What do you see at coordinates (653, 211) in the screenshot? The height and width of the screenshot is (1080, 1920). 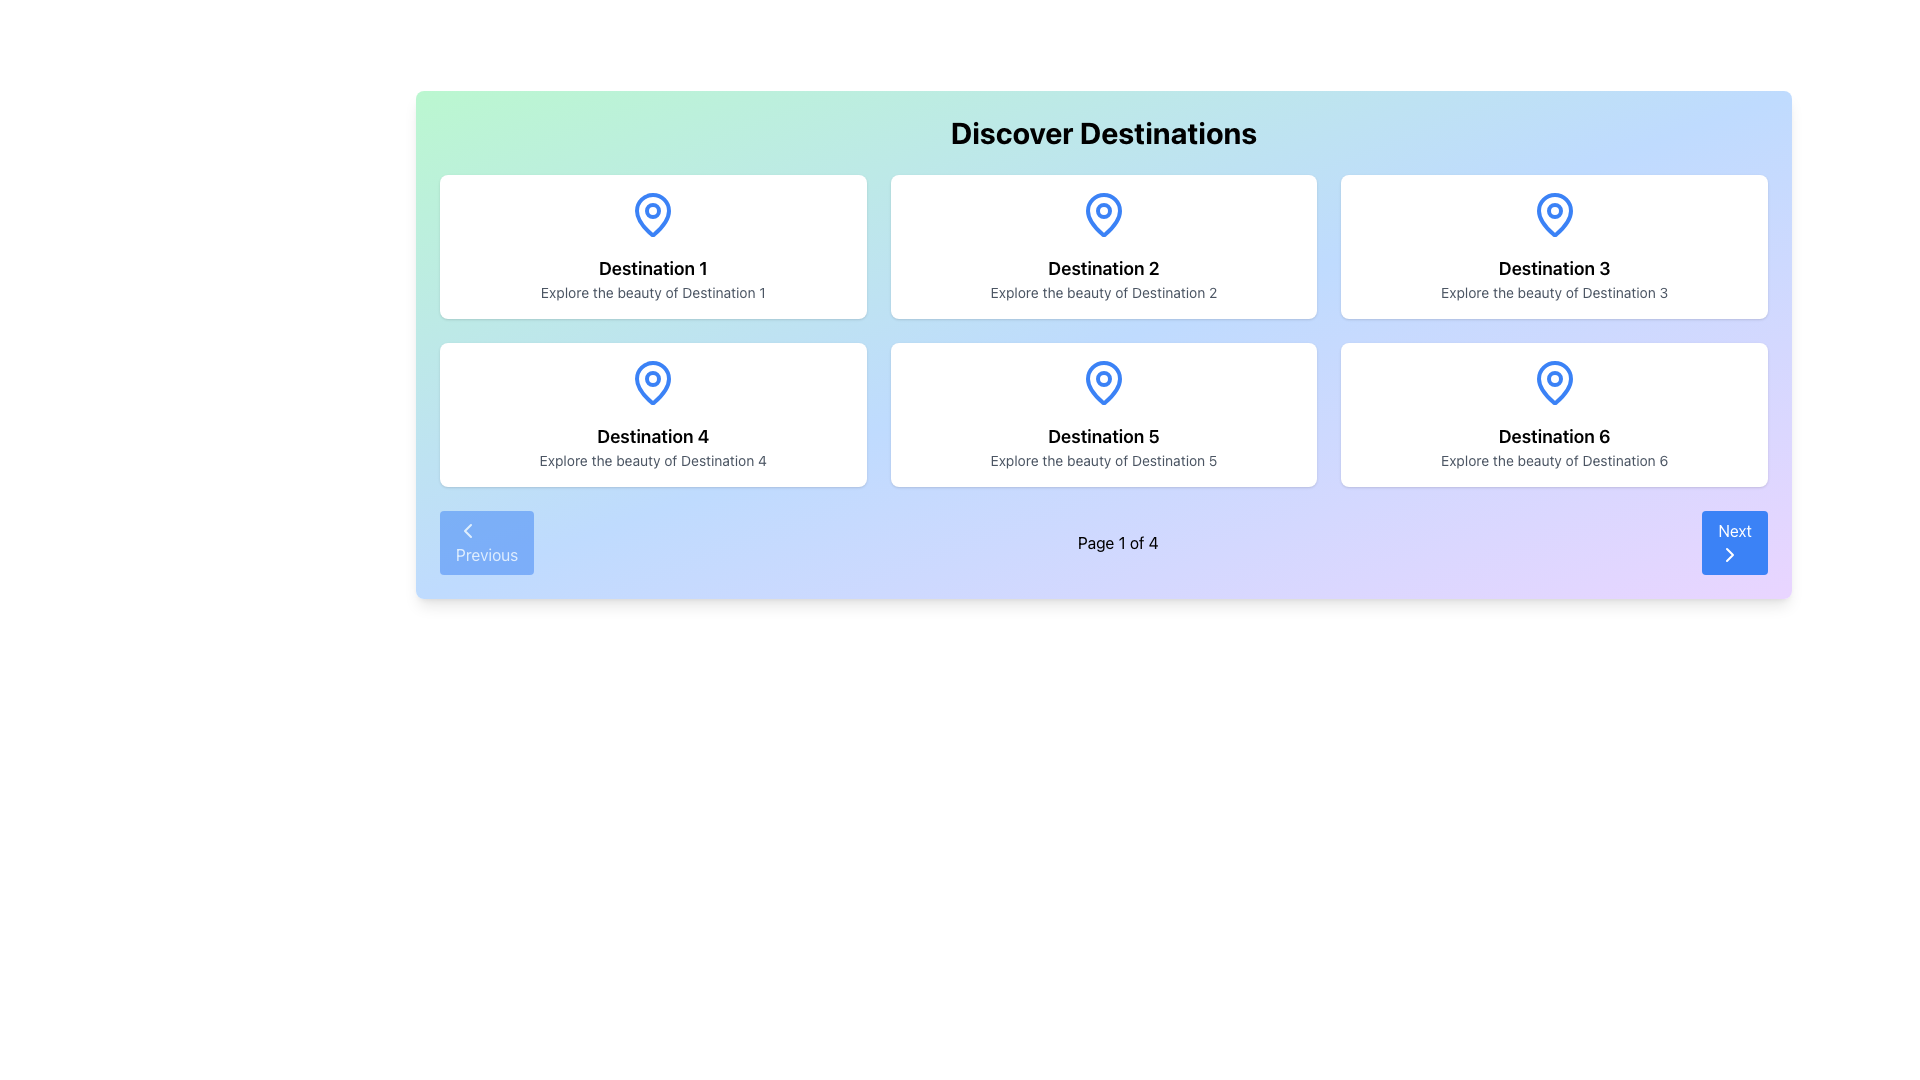 I see `the SVG Circle that visually represents the center of the map-pin icon above the text 'Destination 1' in the top-left destination card of the layout grid` at bounding box center [653, 211].